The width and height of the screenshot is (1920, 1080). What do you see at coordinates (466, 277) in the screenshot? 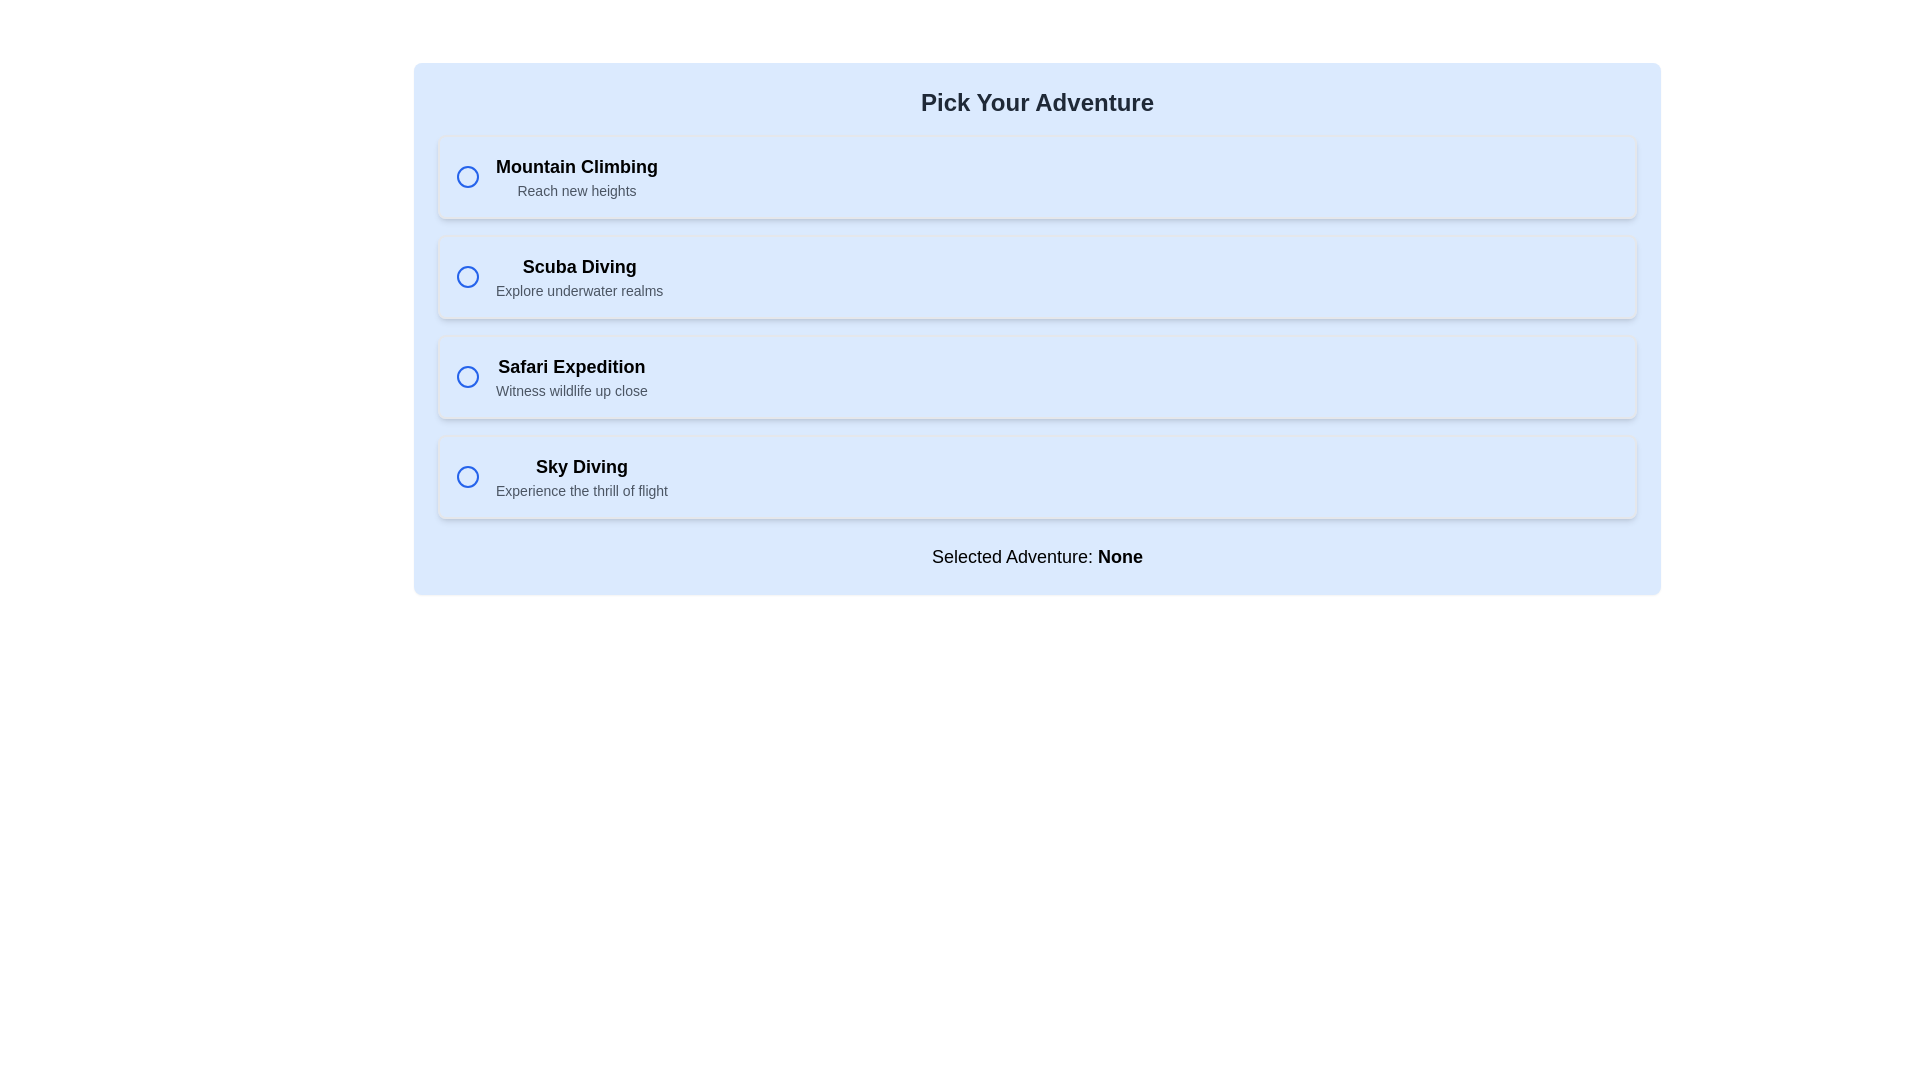
I see `the radio button corresponding to the 'Scuba Diving' option` at bounding box center [466, 277].